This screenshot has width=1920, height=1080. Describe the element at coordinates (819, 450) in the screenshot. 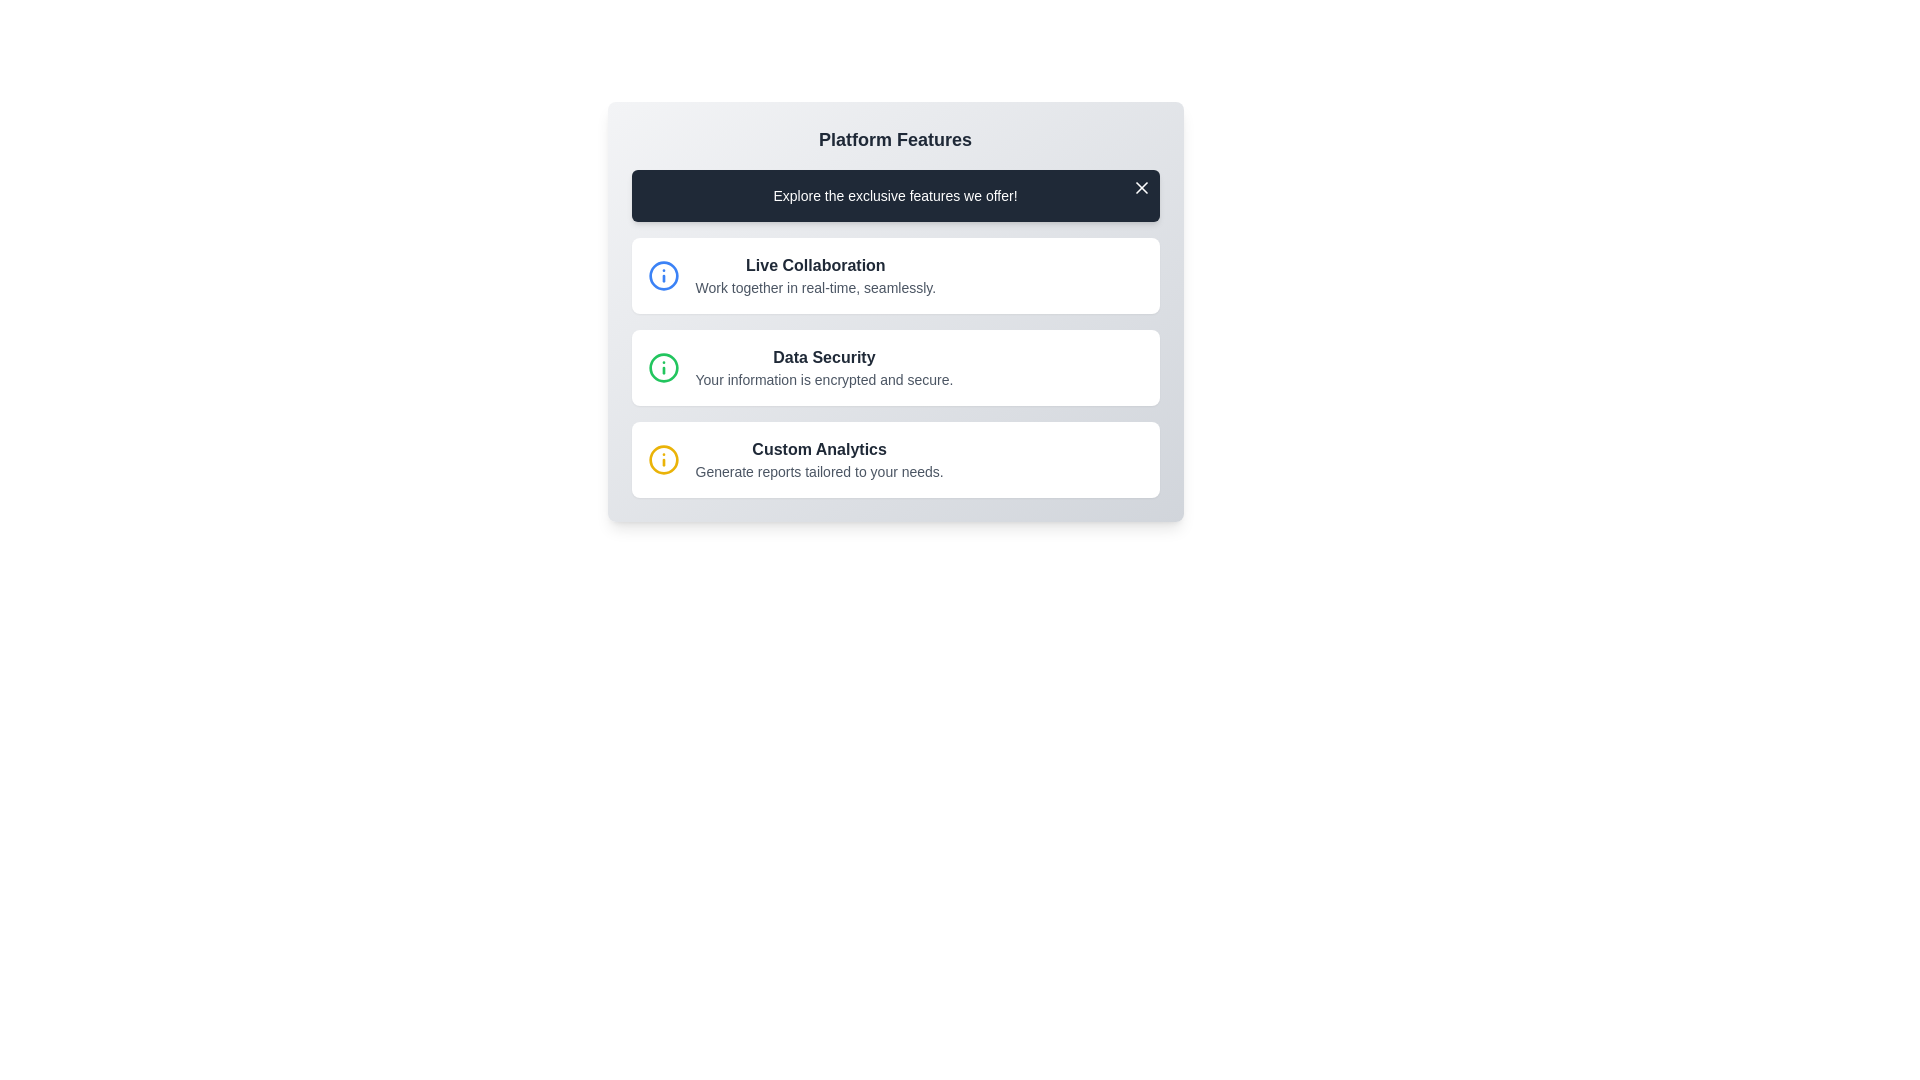

I see `the bolded text label reading 'Custom Analytics' located in the third row of a vertically stacked list of features, positioned below 'Live Collaboration' and 'Data Security'` at that location.